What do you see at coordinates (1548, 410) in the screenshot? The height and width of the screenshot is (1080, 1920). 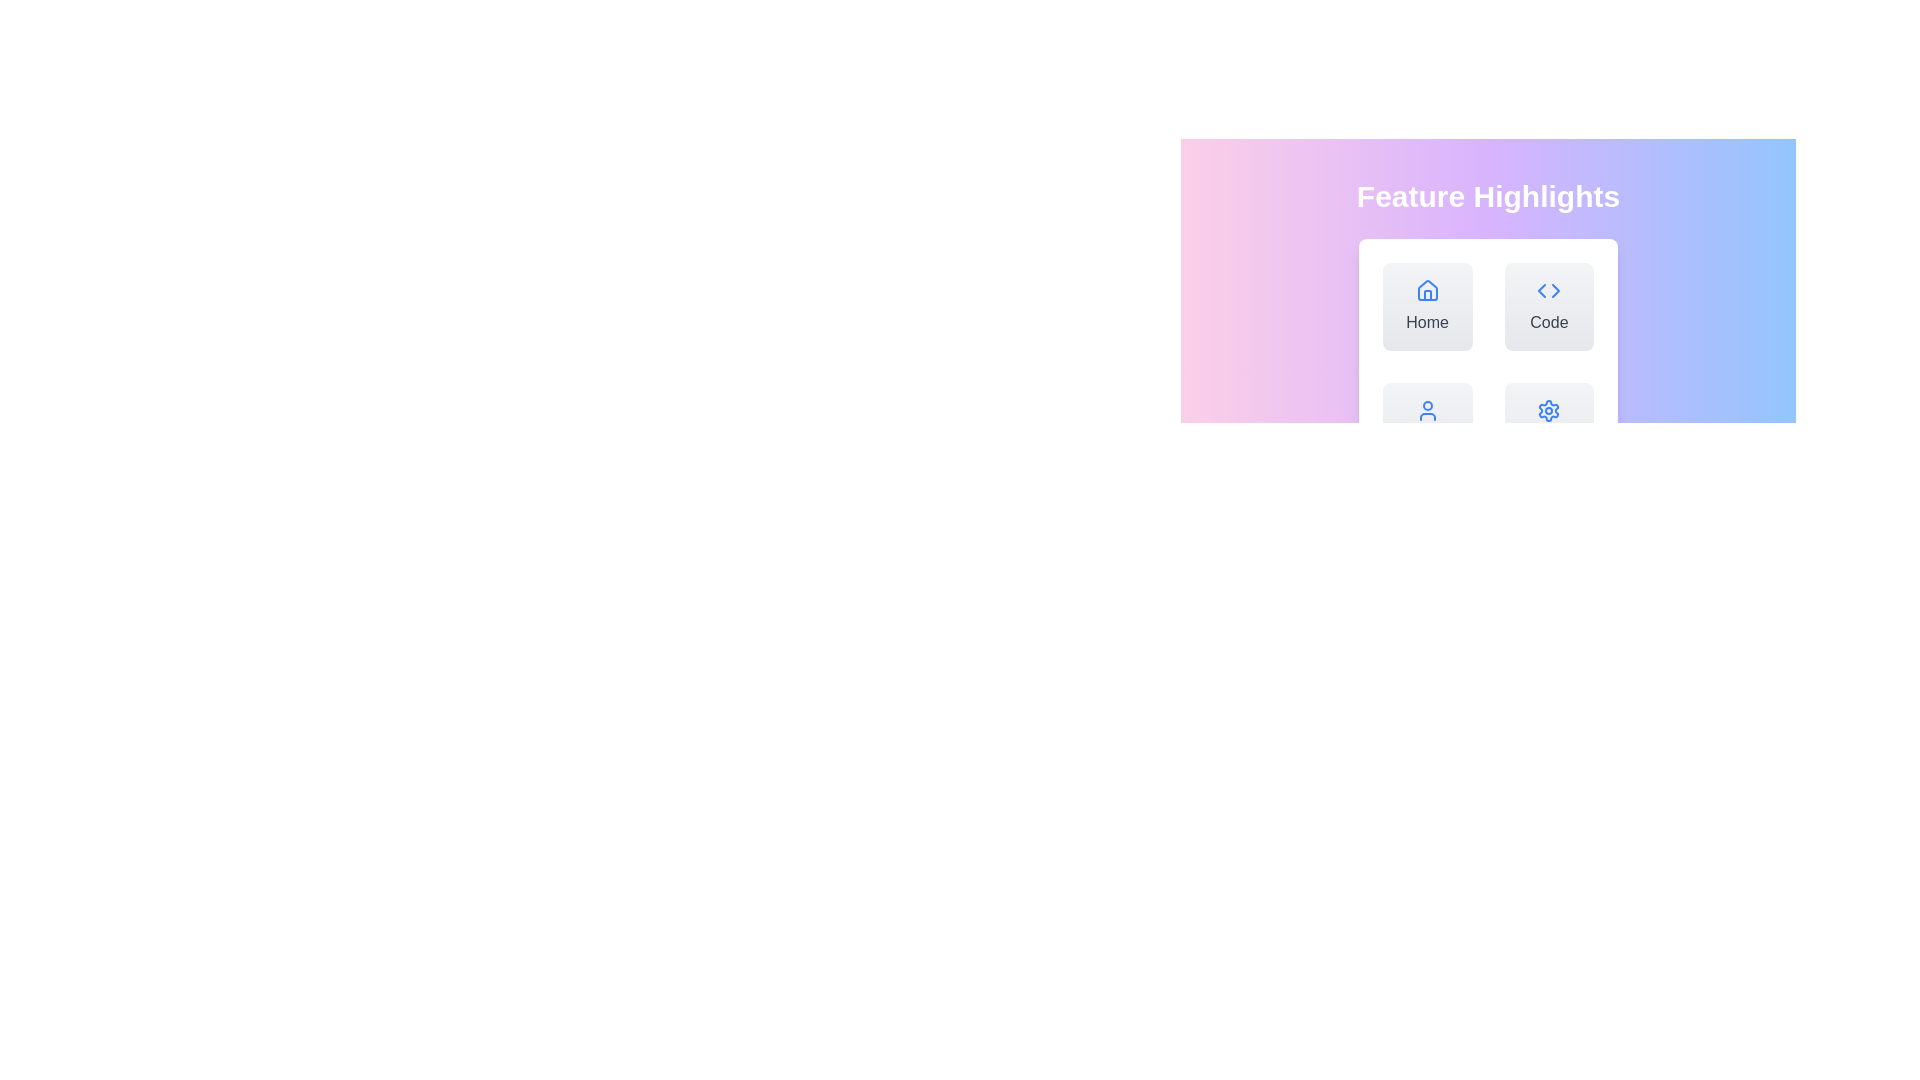 I see `the blue gear icon that is positioned above the 'Settings' text label in the bottom-right card of the grid layout` at bounding box center [1548, 410].